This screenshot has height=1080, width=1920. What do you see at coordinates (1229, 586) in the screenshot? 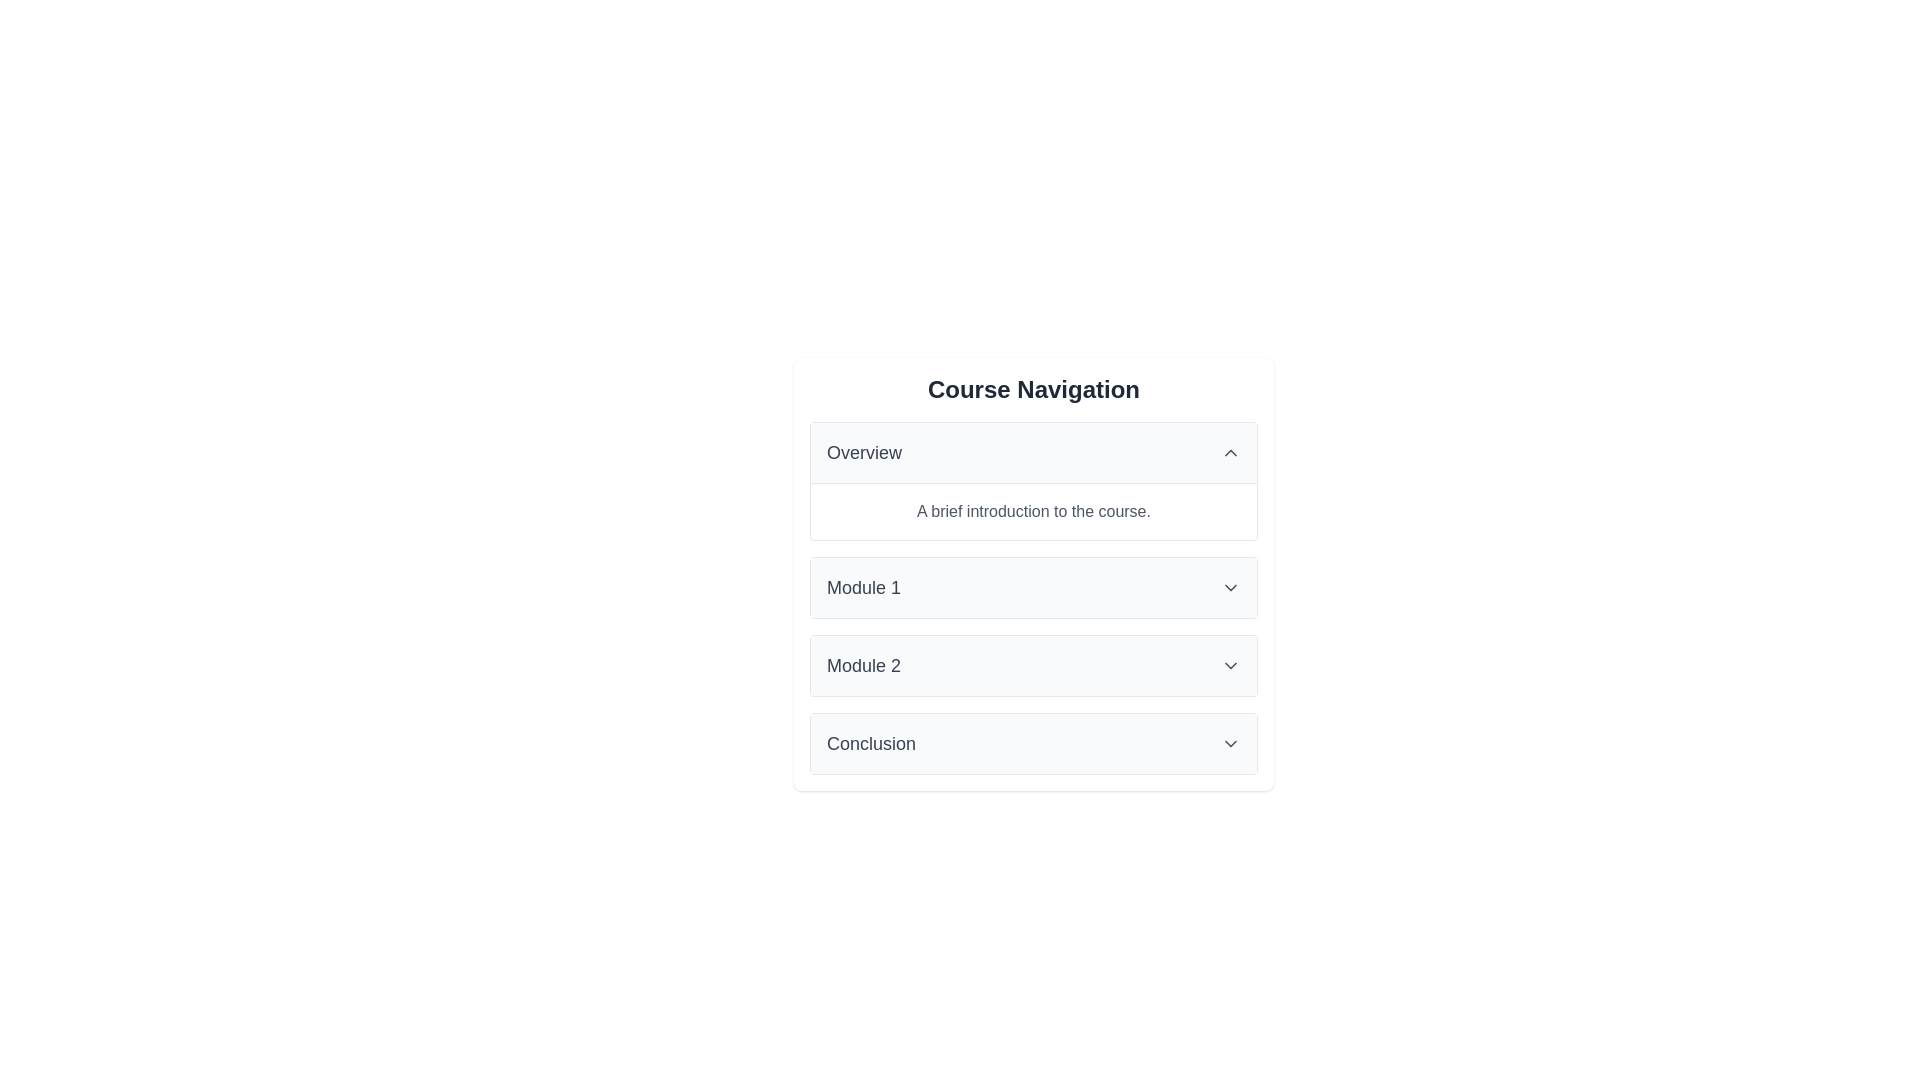
I see `the Dropdown expansion icon located at the far right of the 'Module 1' section` at bounding box center [1229, 586].